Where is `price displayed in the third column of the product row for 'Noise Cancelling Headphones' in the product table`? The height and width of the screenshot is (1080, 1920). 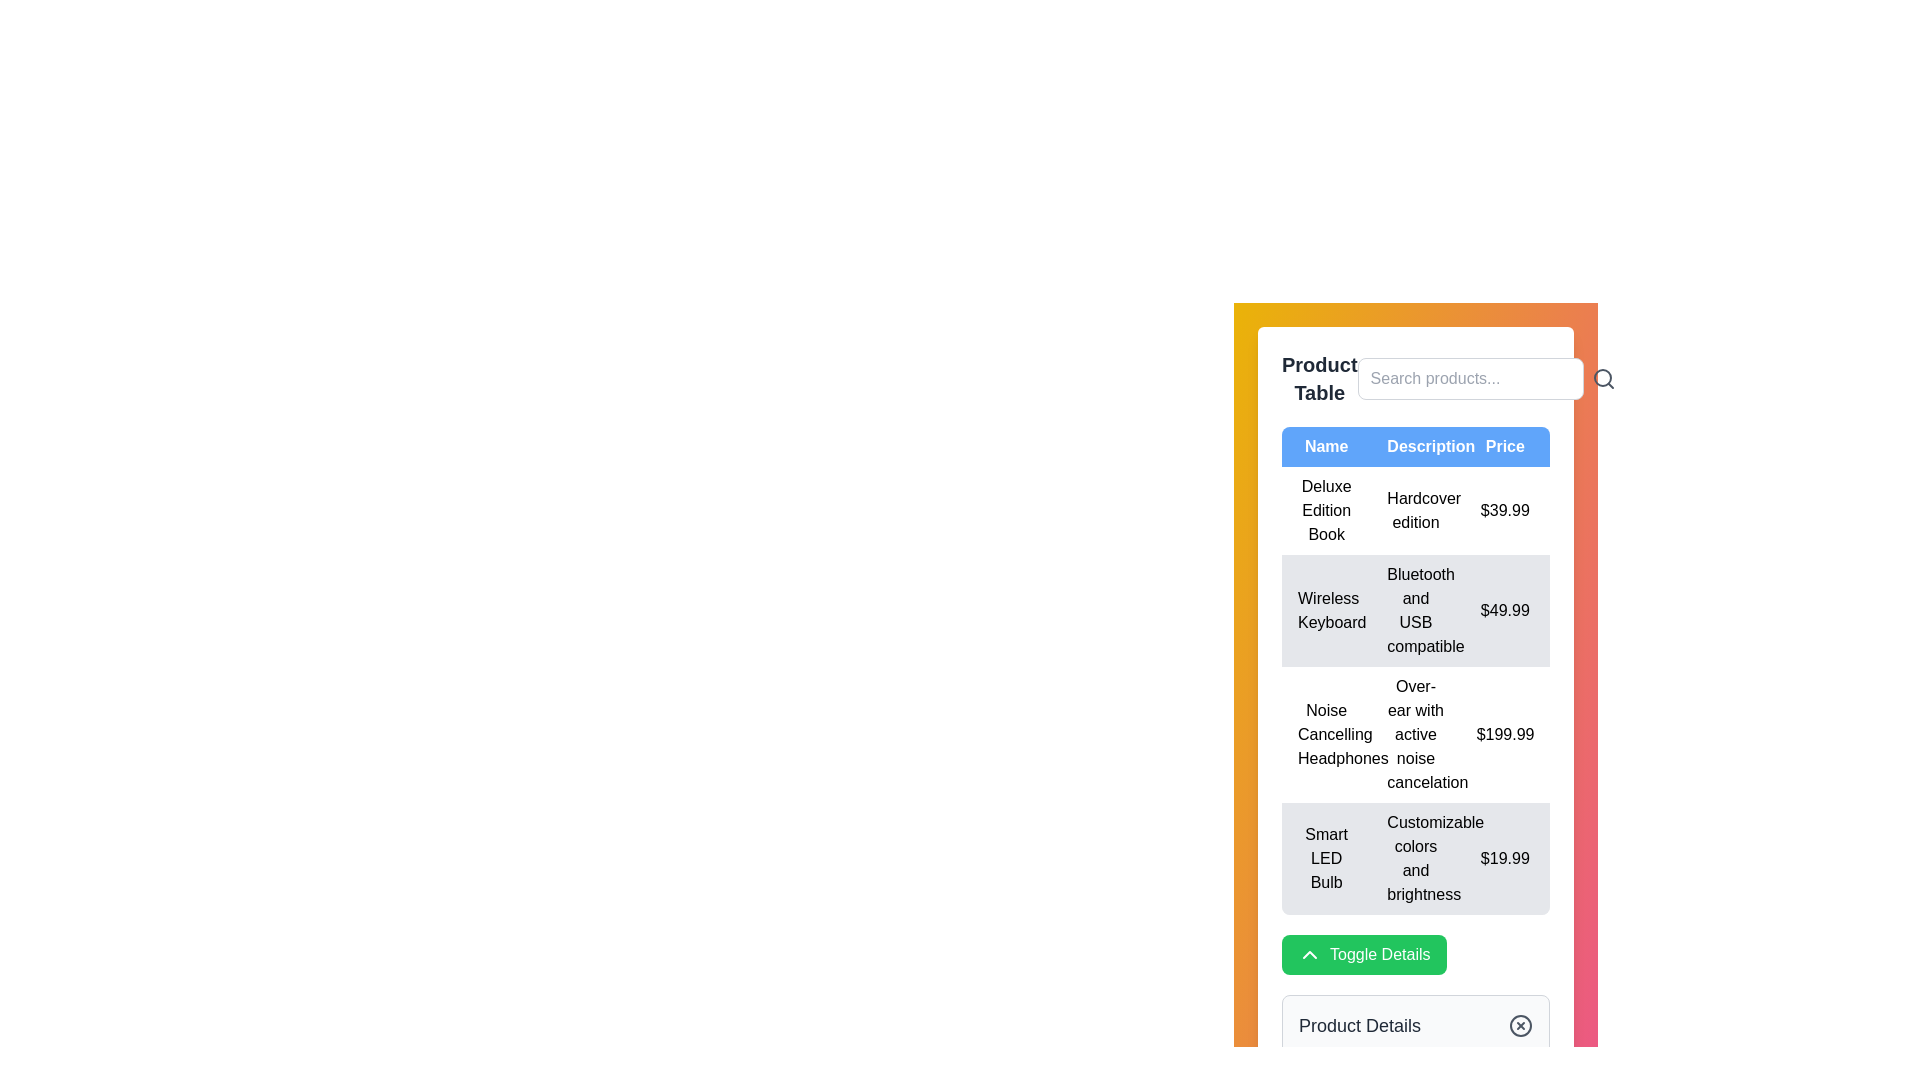 price displayed in the third column of the product row for 'Noise Cancelling Headphones' in the product table is located at coordinates (1505, 735).